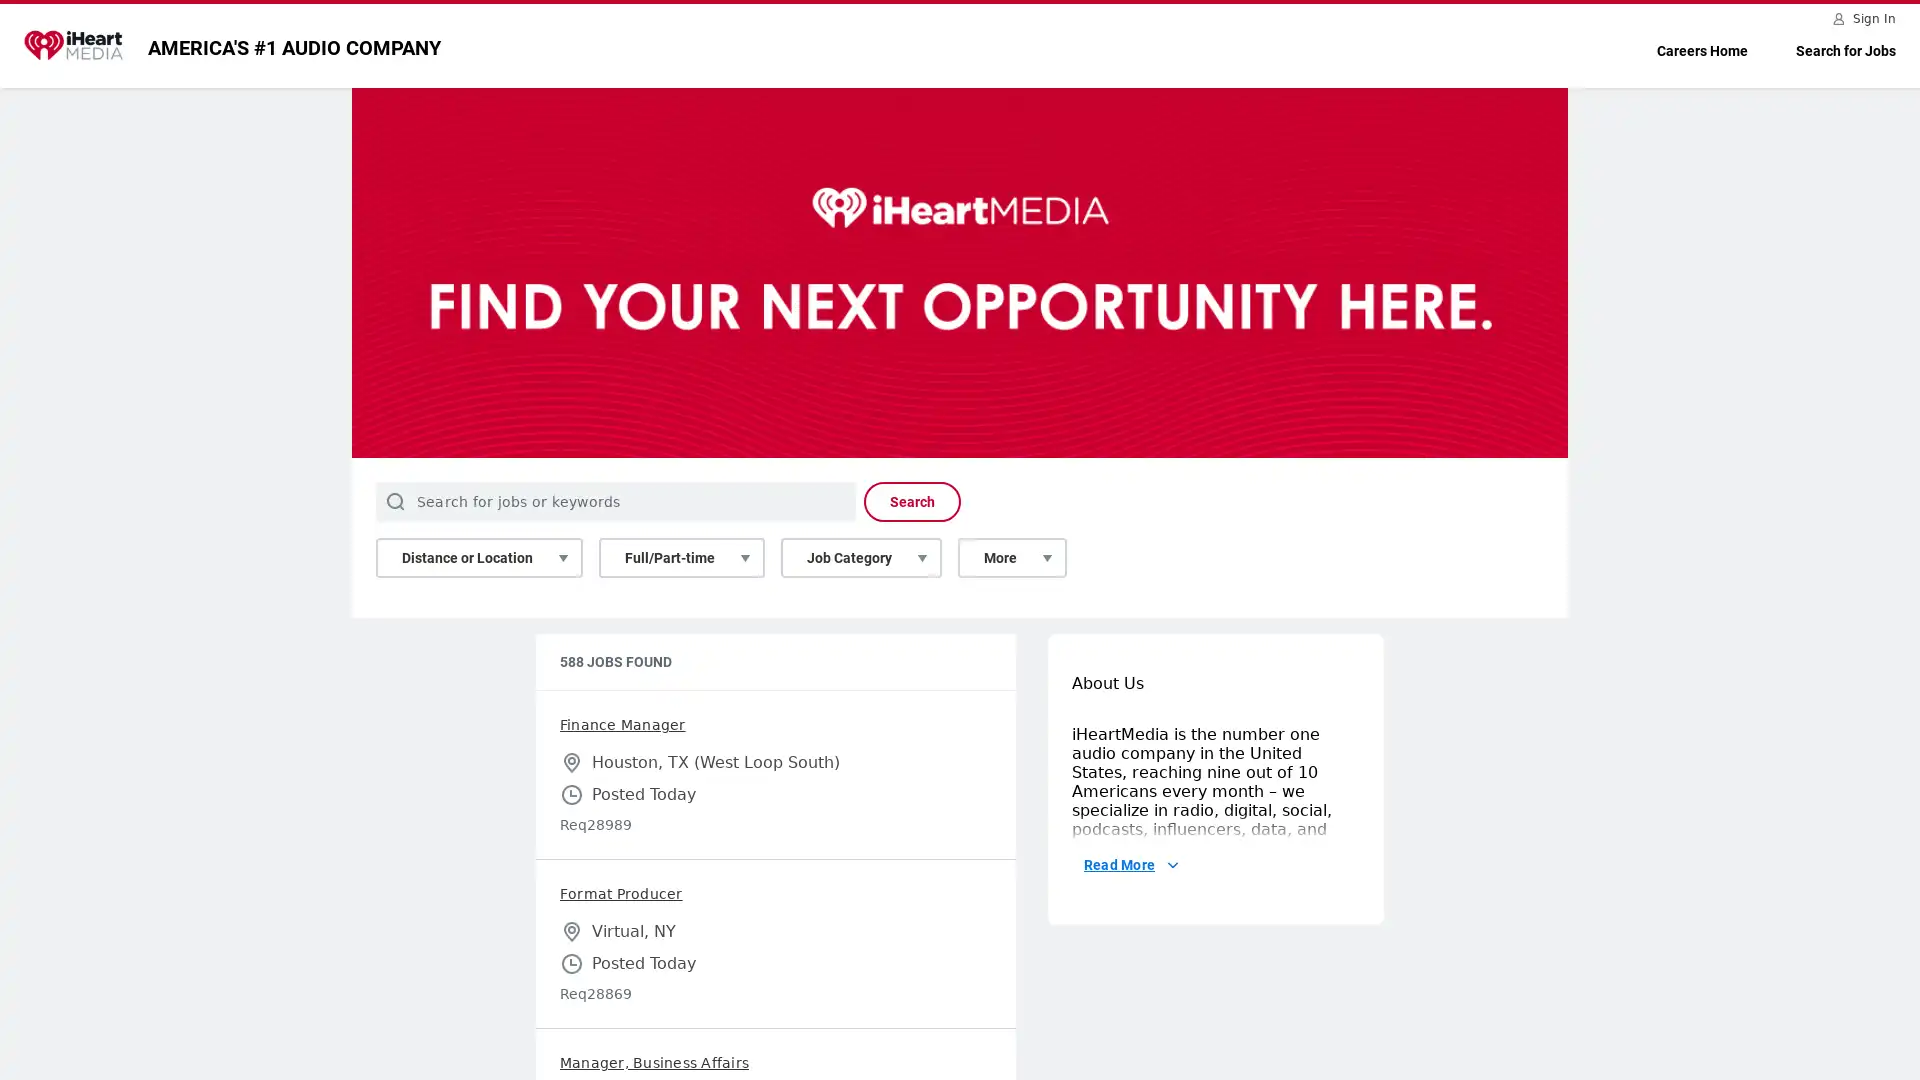 This screenshot has width=1920, height=1080. I want to click on Search, so click(911, 500).